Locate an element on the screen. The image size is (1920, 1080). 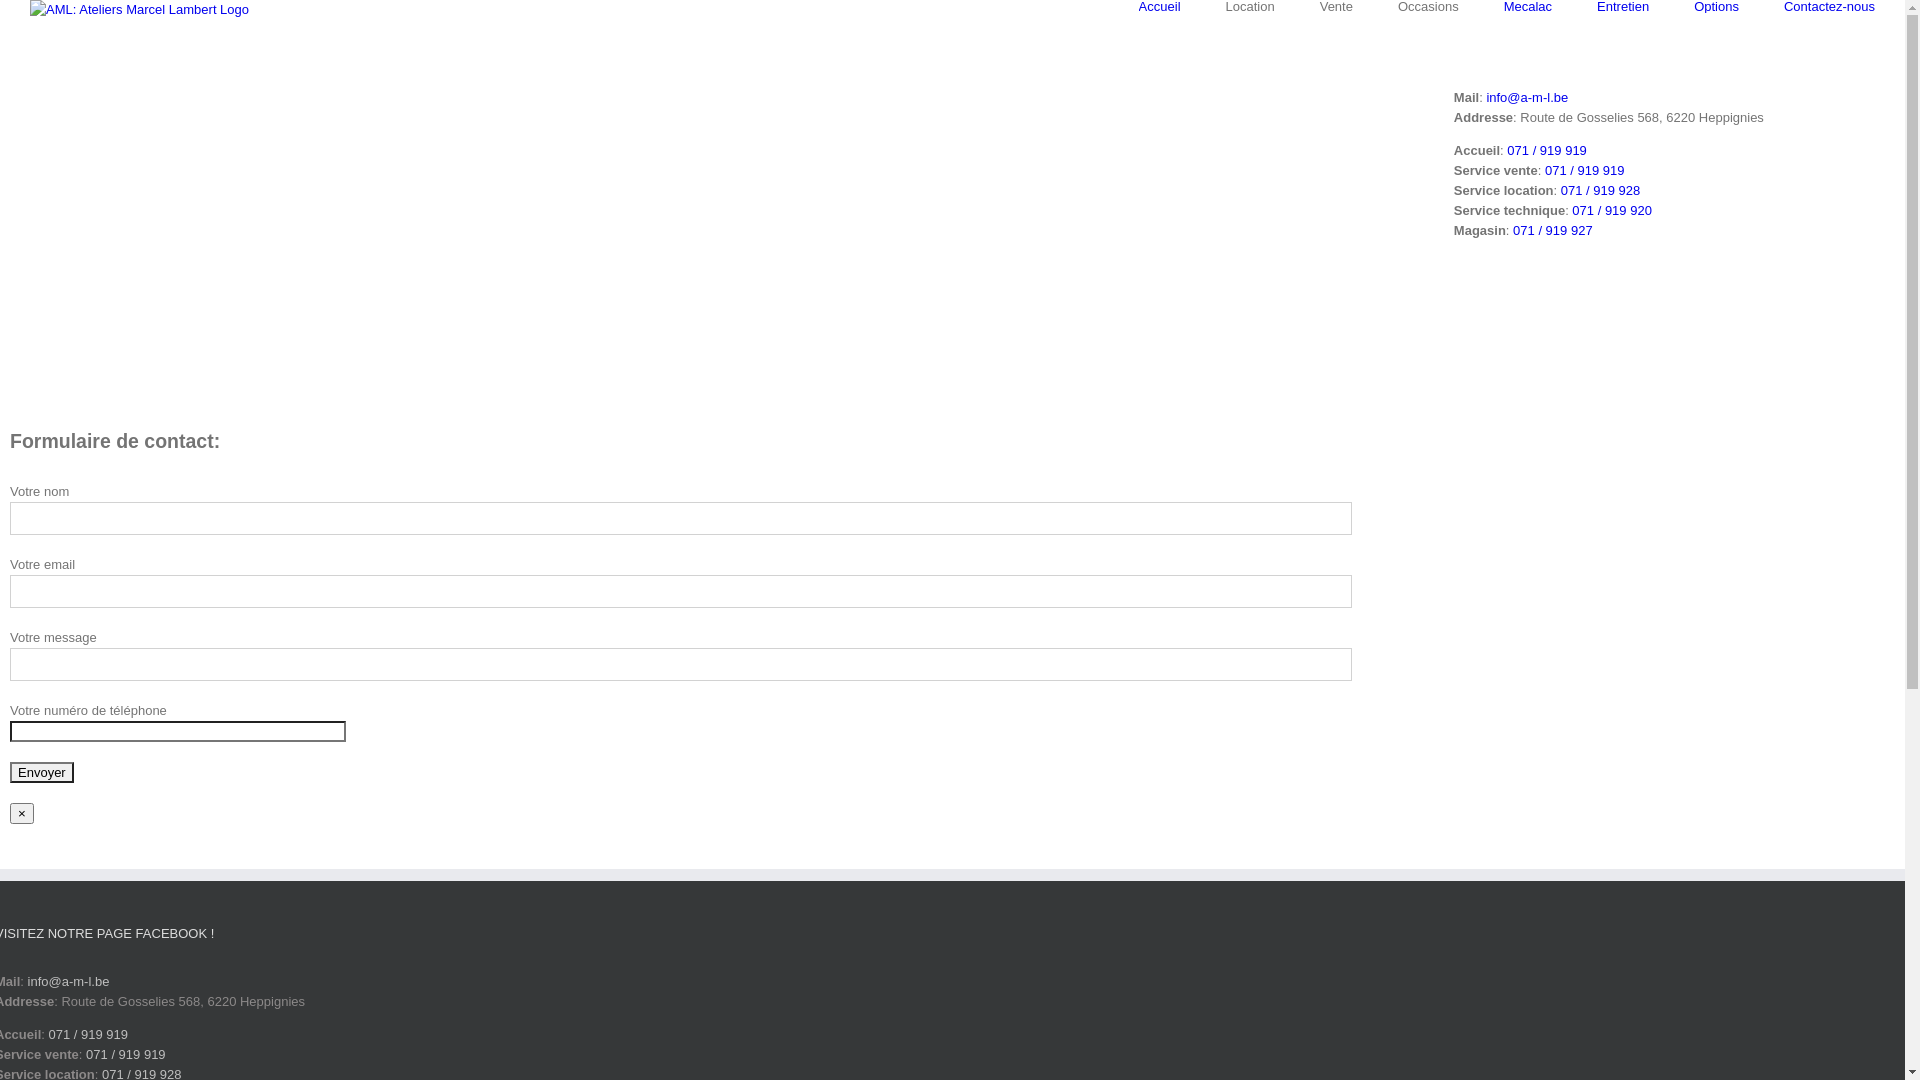
'071 / 919 919' is located at coordinates (1583, 169).